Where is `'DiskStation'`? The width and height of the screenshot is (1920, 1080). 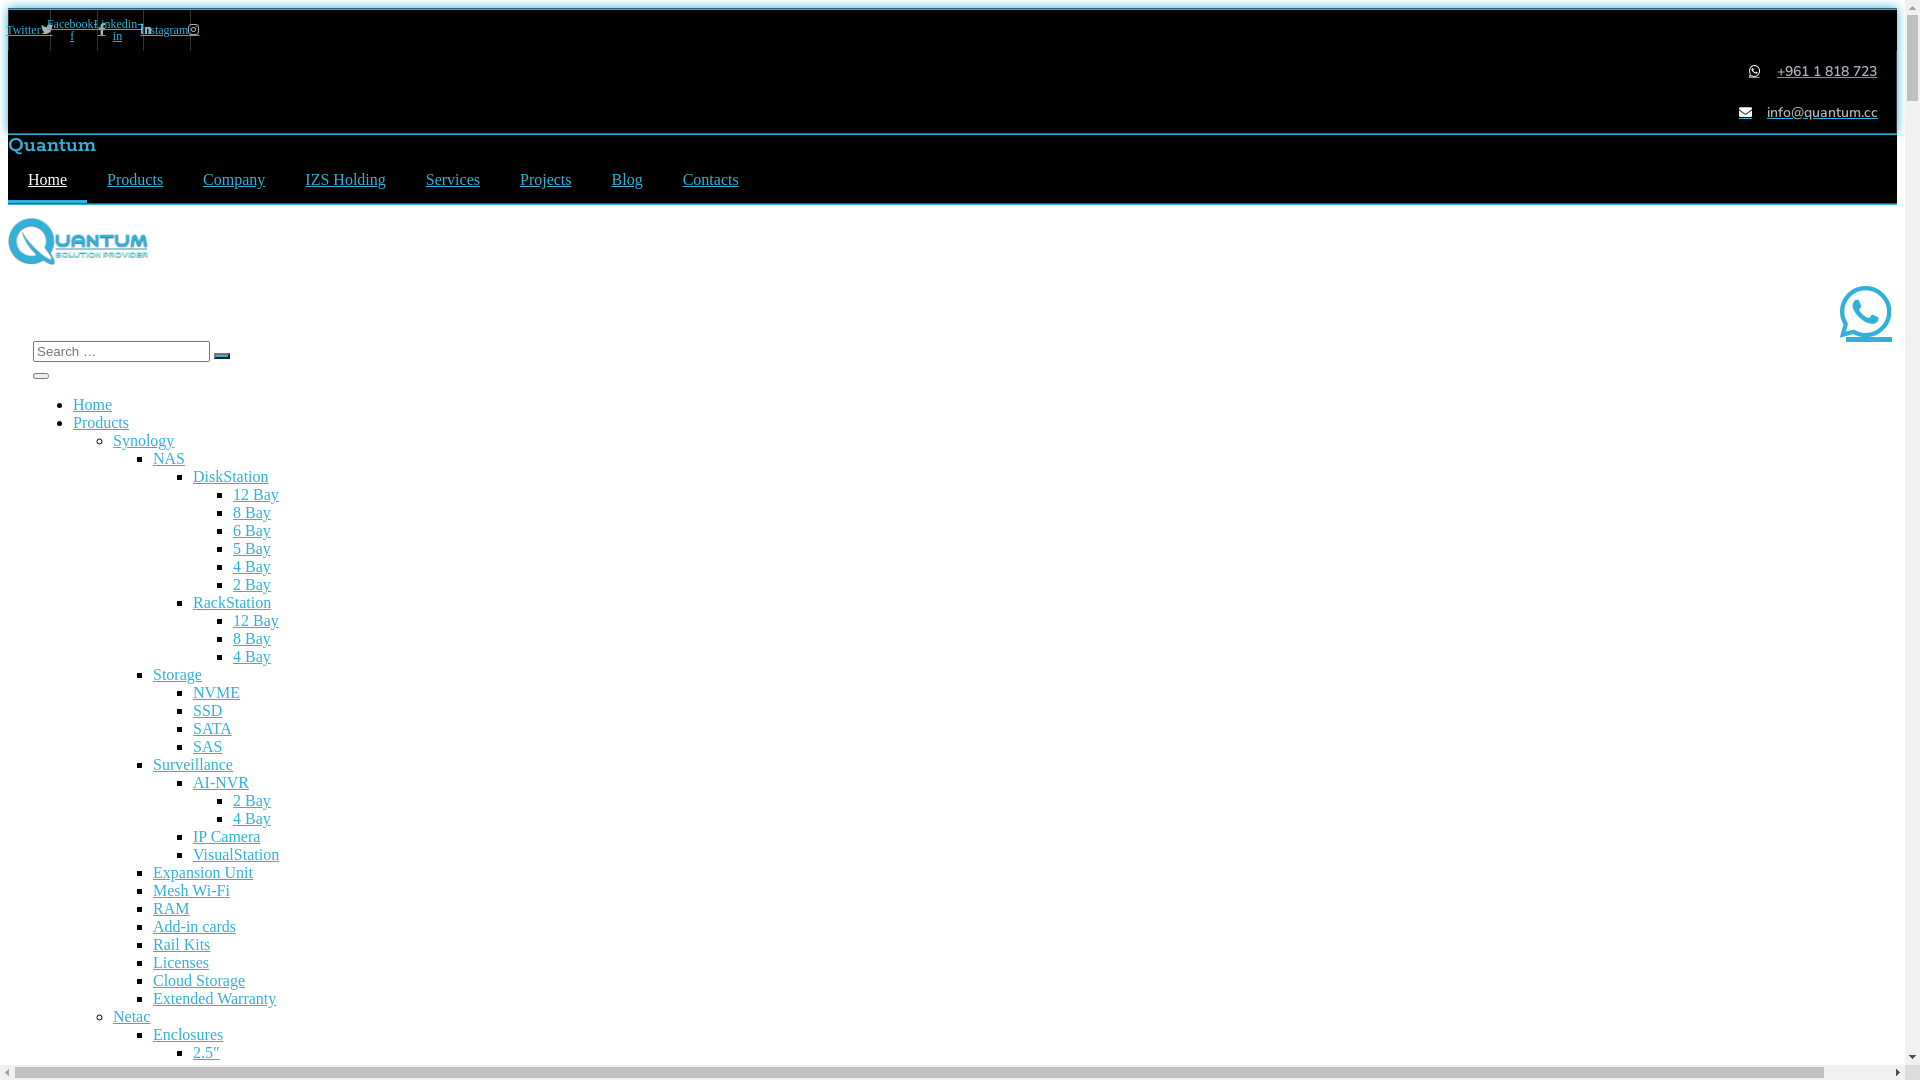 'DiskStation' is located at coordinates (230, 476).